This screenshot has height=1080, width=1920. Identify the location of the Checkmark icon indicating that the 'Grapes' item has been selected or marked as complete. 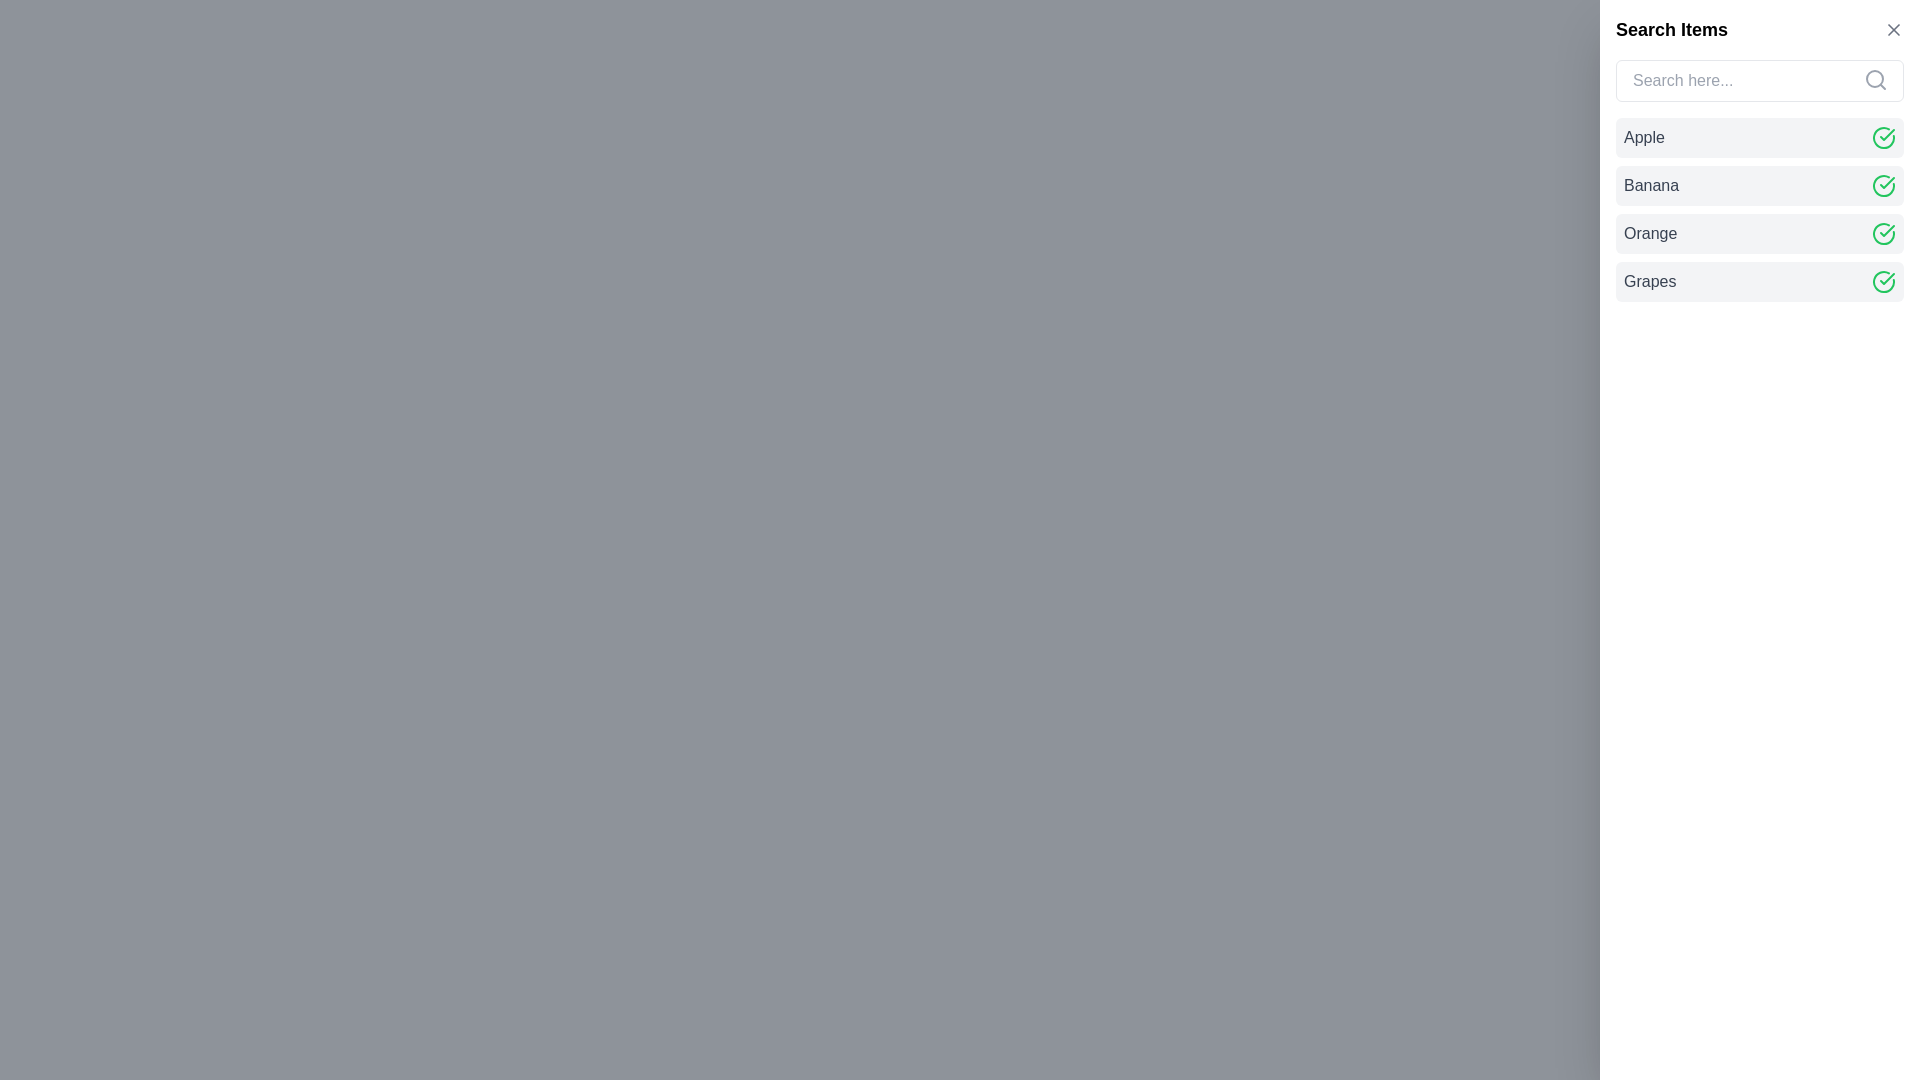
(1882, 281).